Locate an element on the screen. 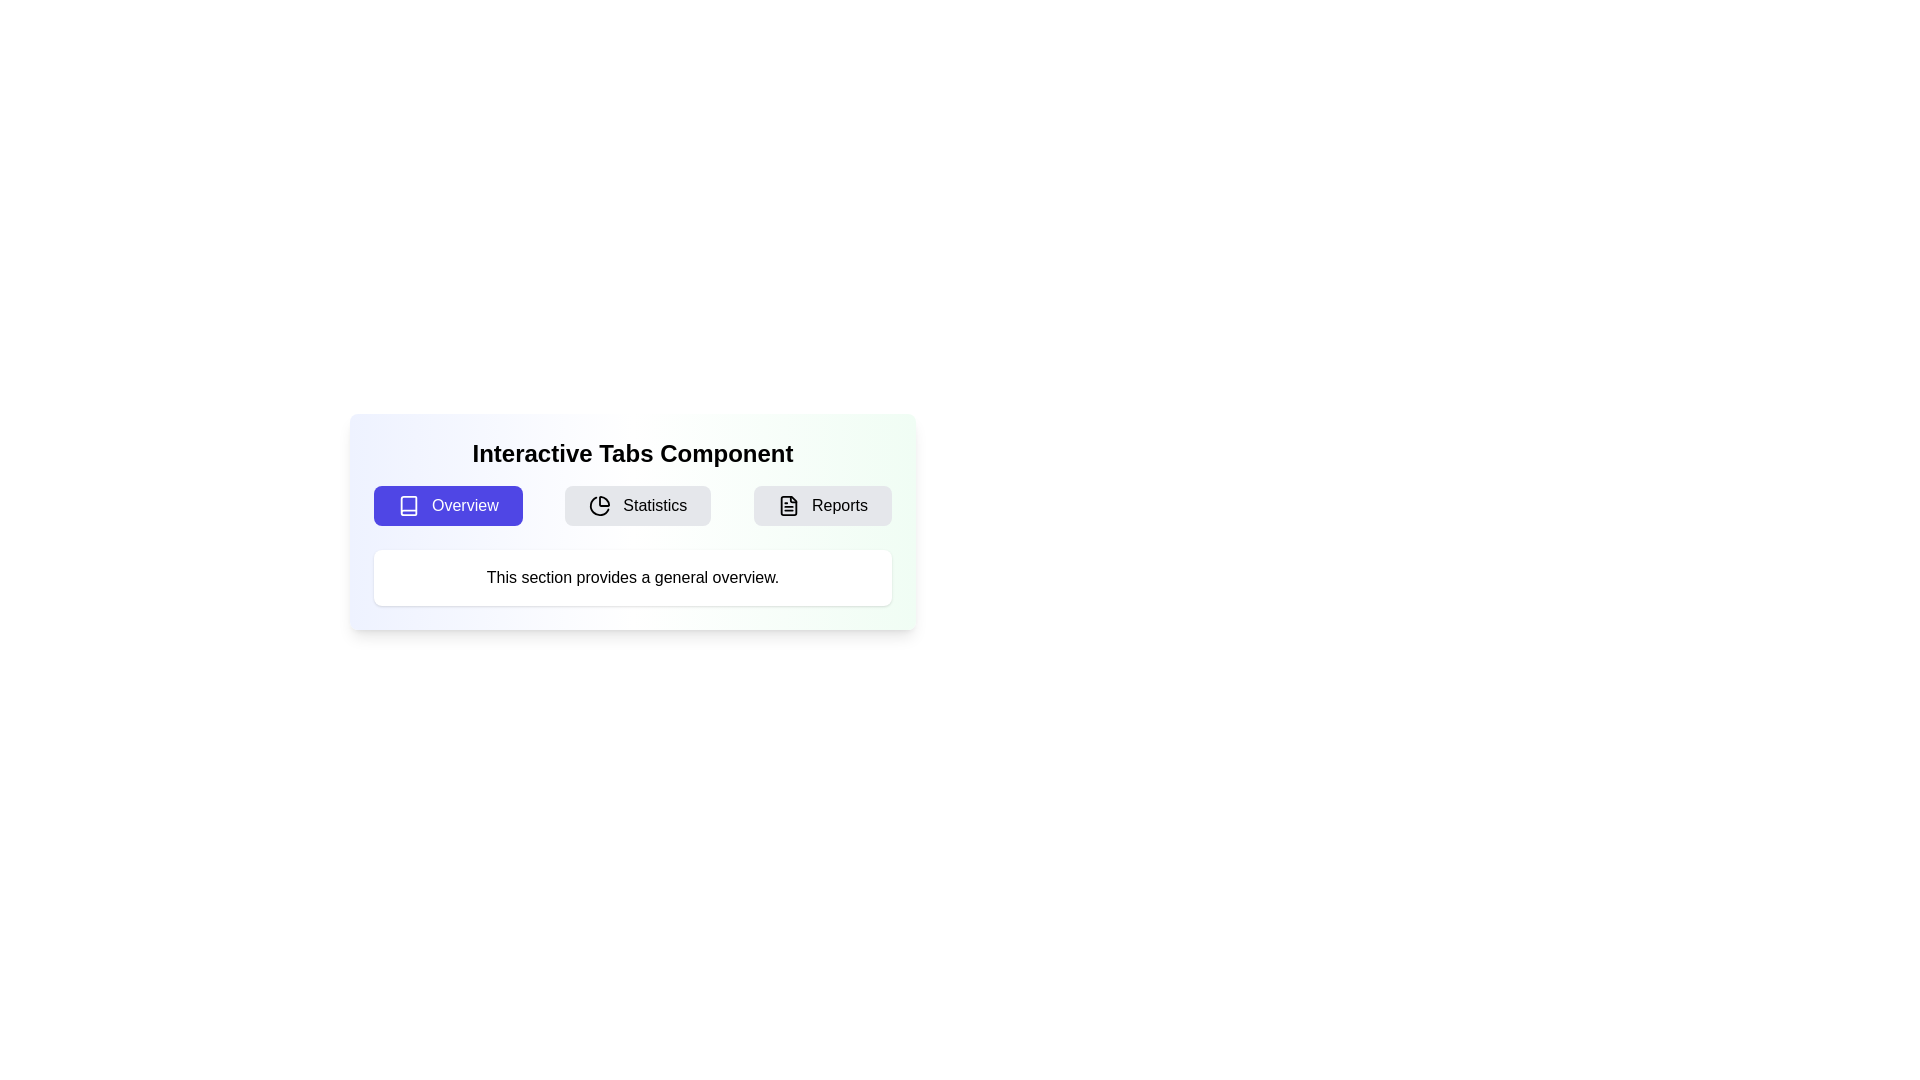 This screenshot has height=1080, width=1920. the 'Statistics' icon located at the left of the text 'Statistics' in the horizontal menu bar is located at coordinates (599, 504).